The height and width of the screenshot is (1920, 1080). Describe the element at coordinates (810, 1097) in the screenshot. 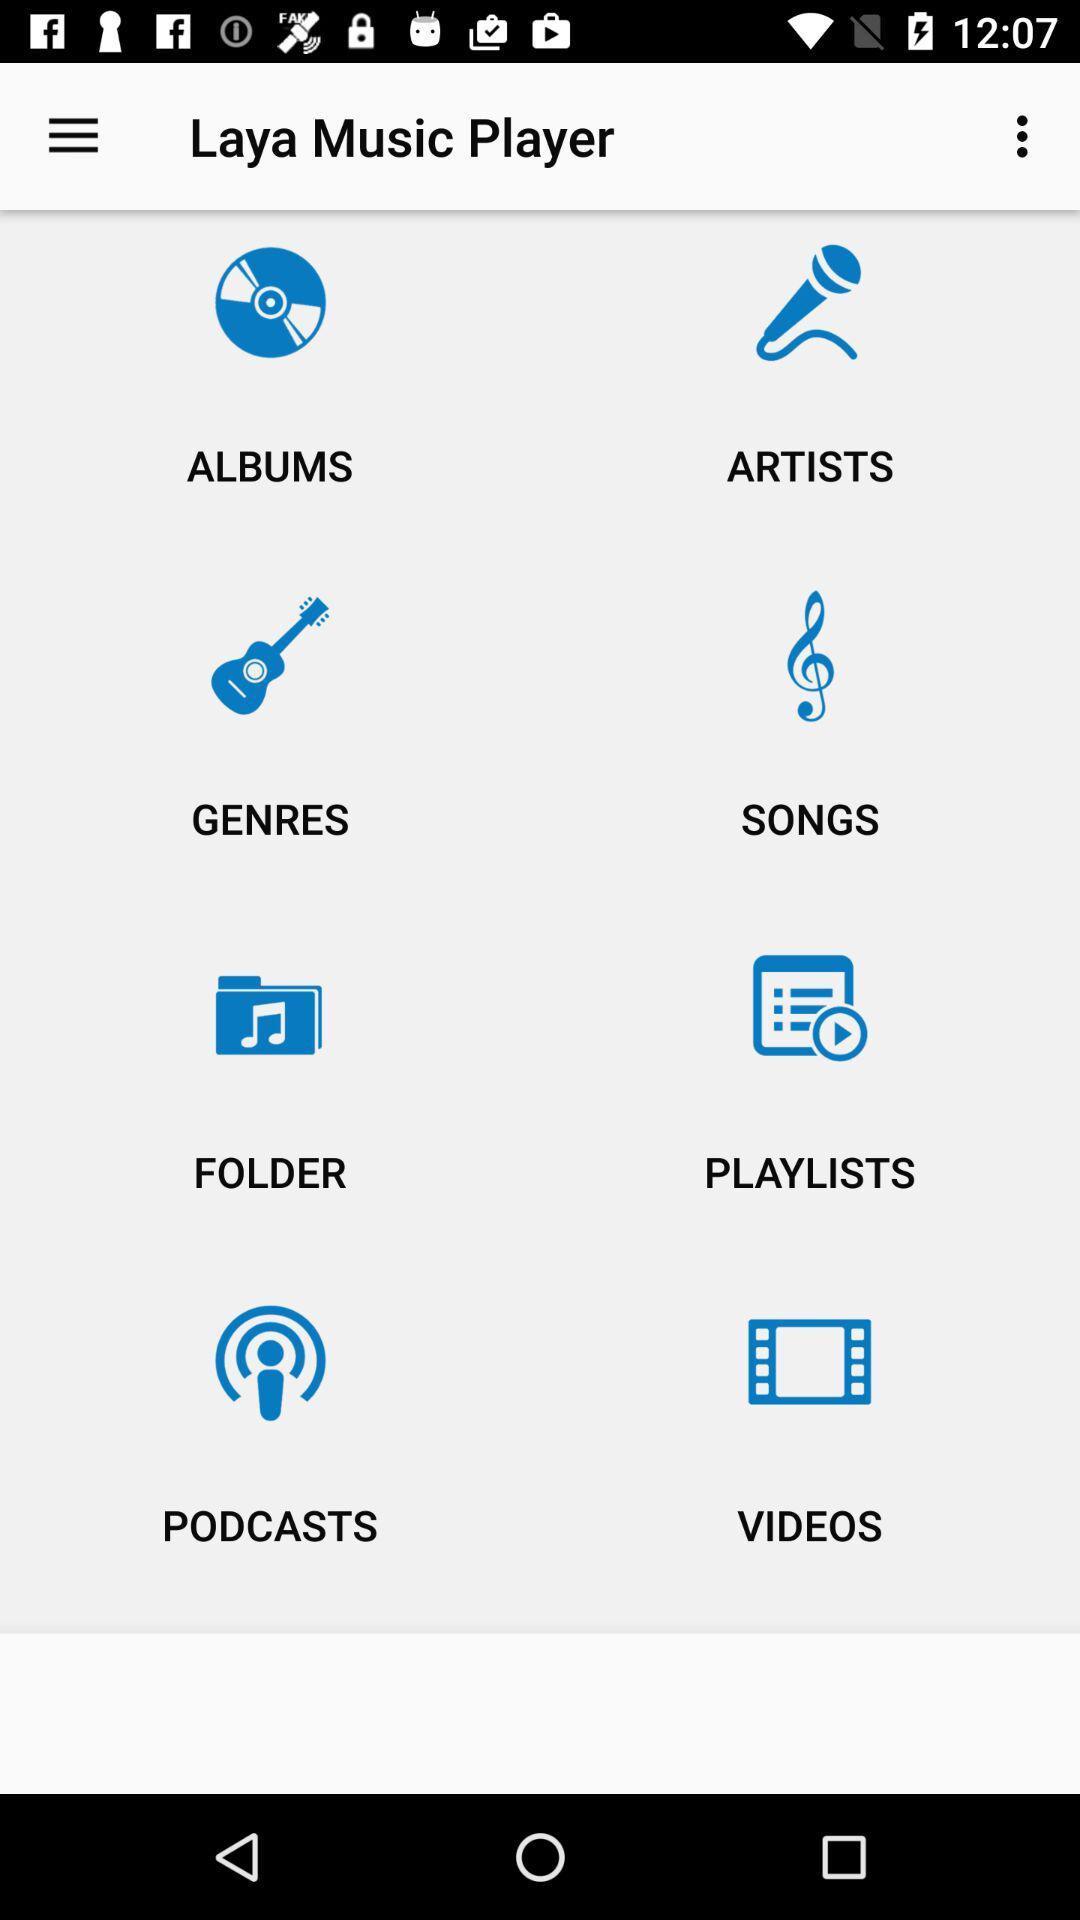

I see `the item below genres item` at that location.